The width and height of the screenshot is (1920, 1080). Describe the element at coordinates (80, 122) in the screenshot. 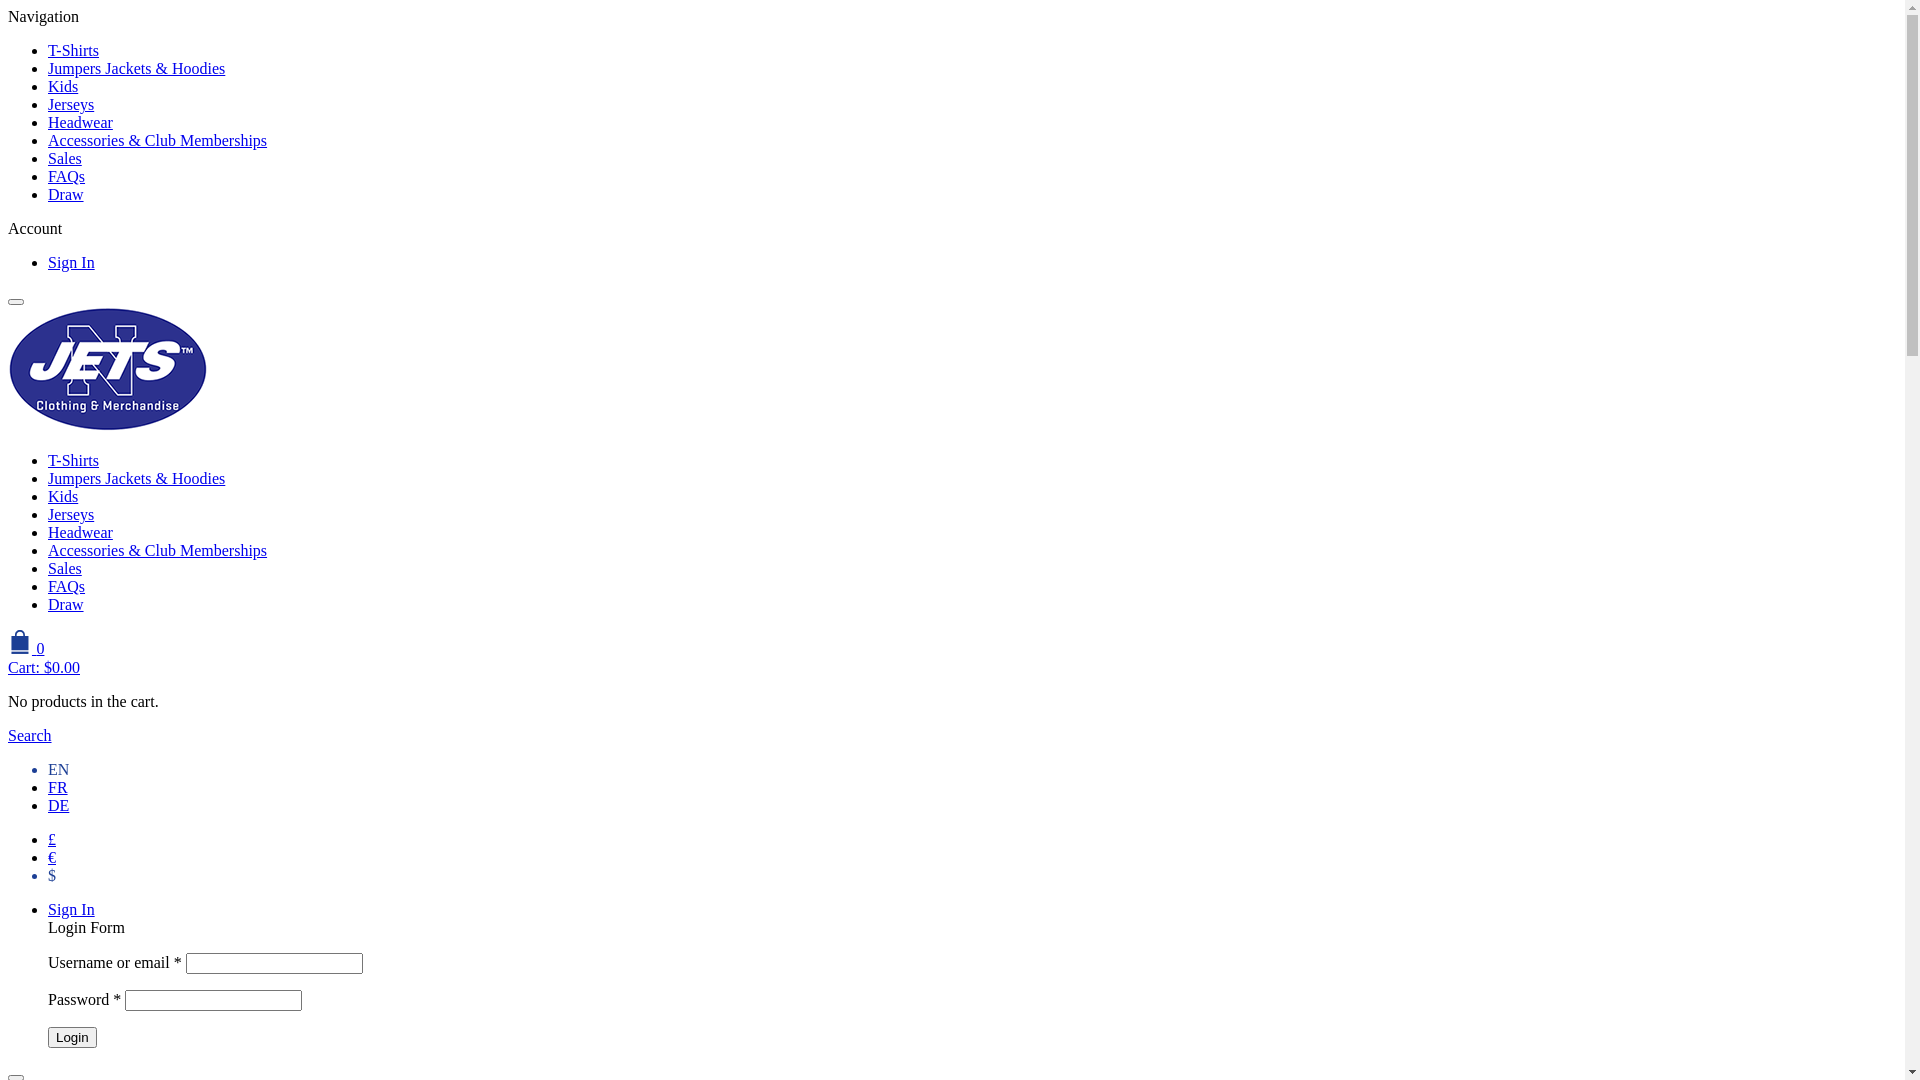

I see `'Headwear'` at that location.